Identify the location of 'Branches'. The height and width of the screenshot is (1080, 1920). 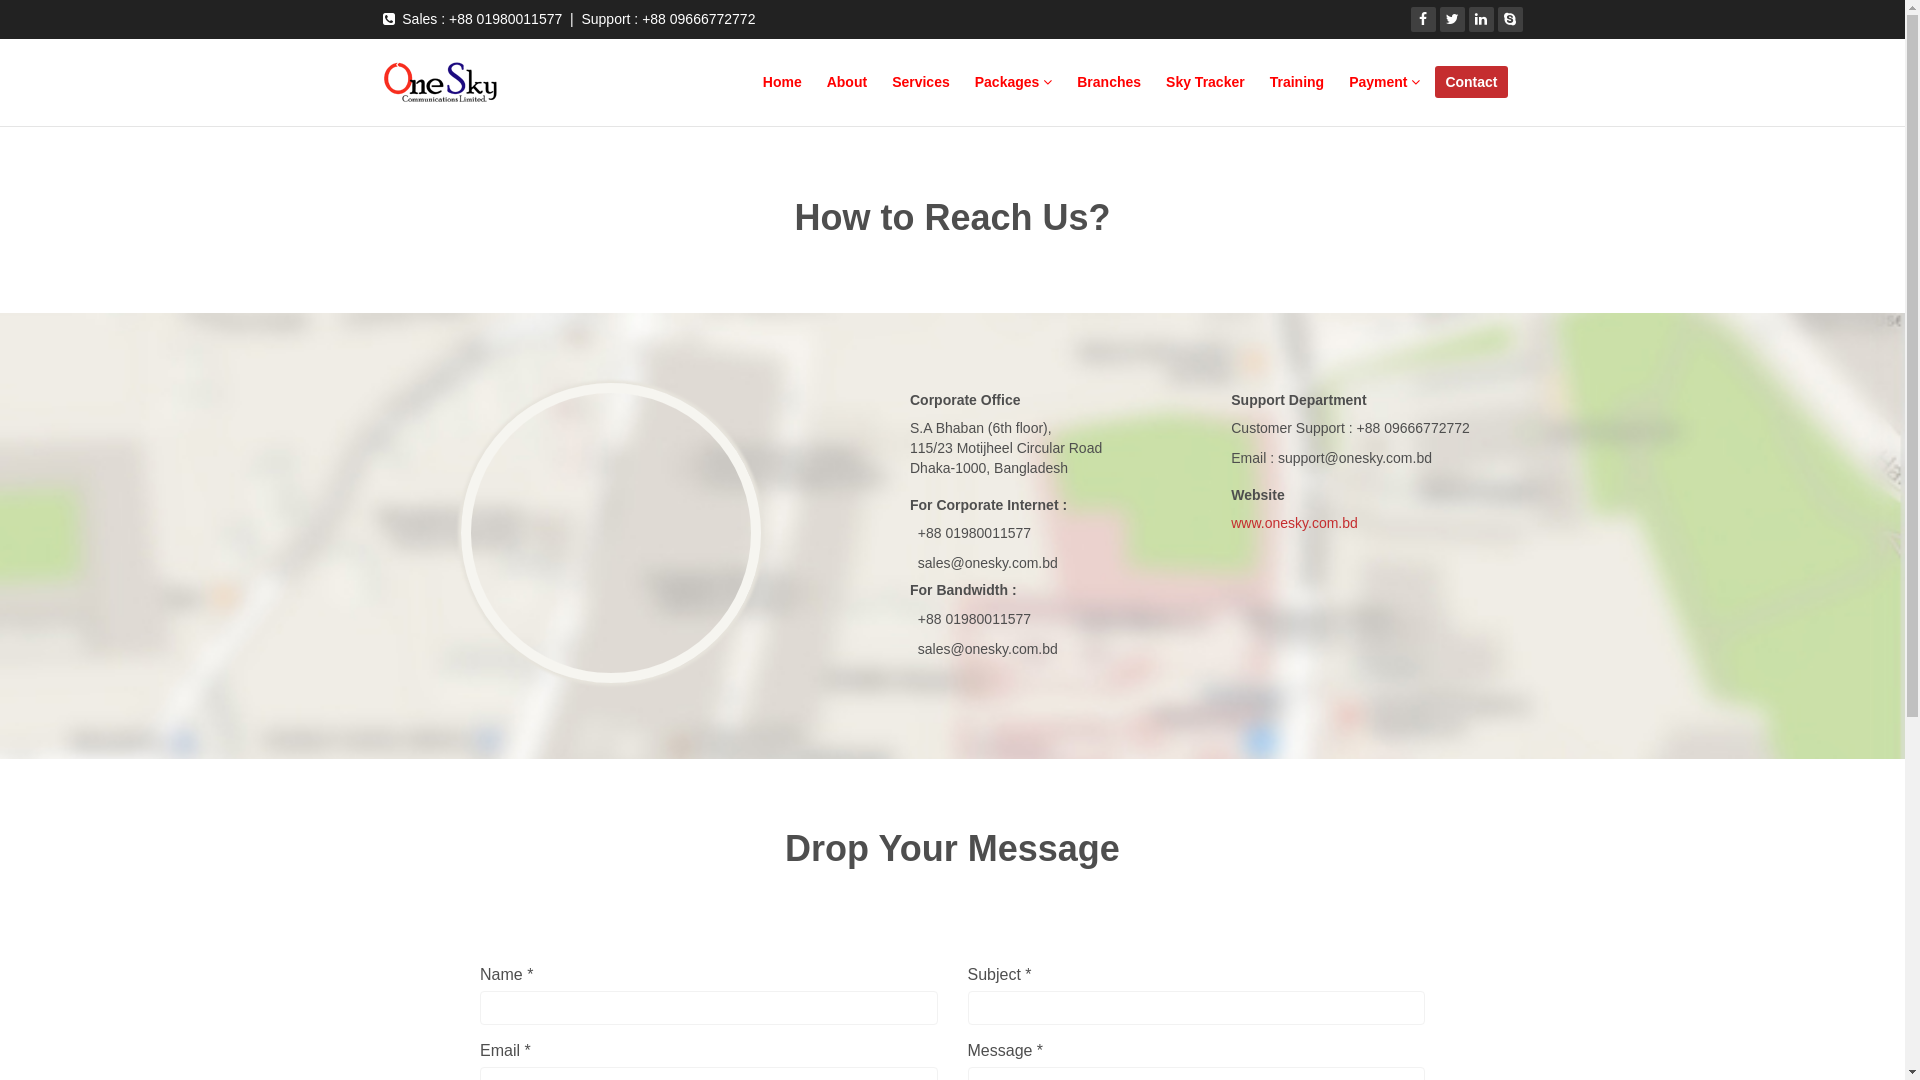
(1107, 80).